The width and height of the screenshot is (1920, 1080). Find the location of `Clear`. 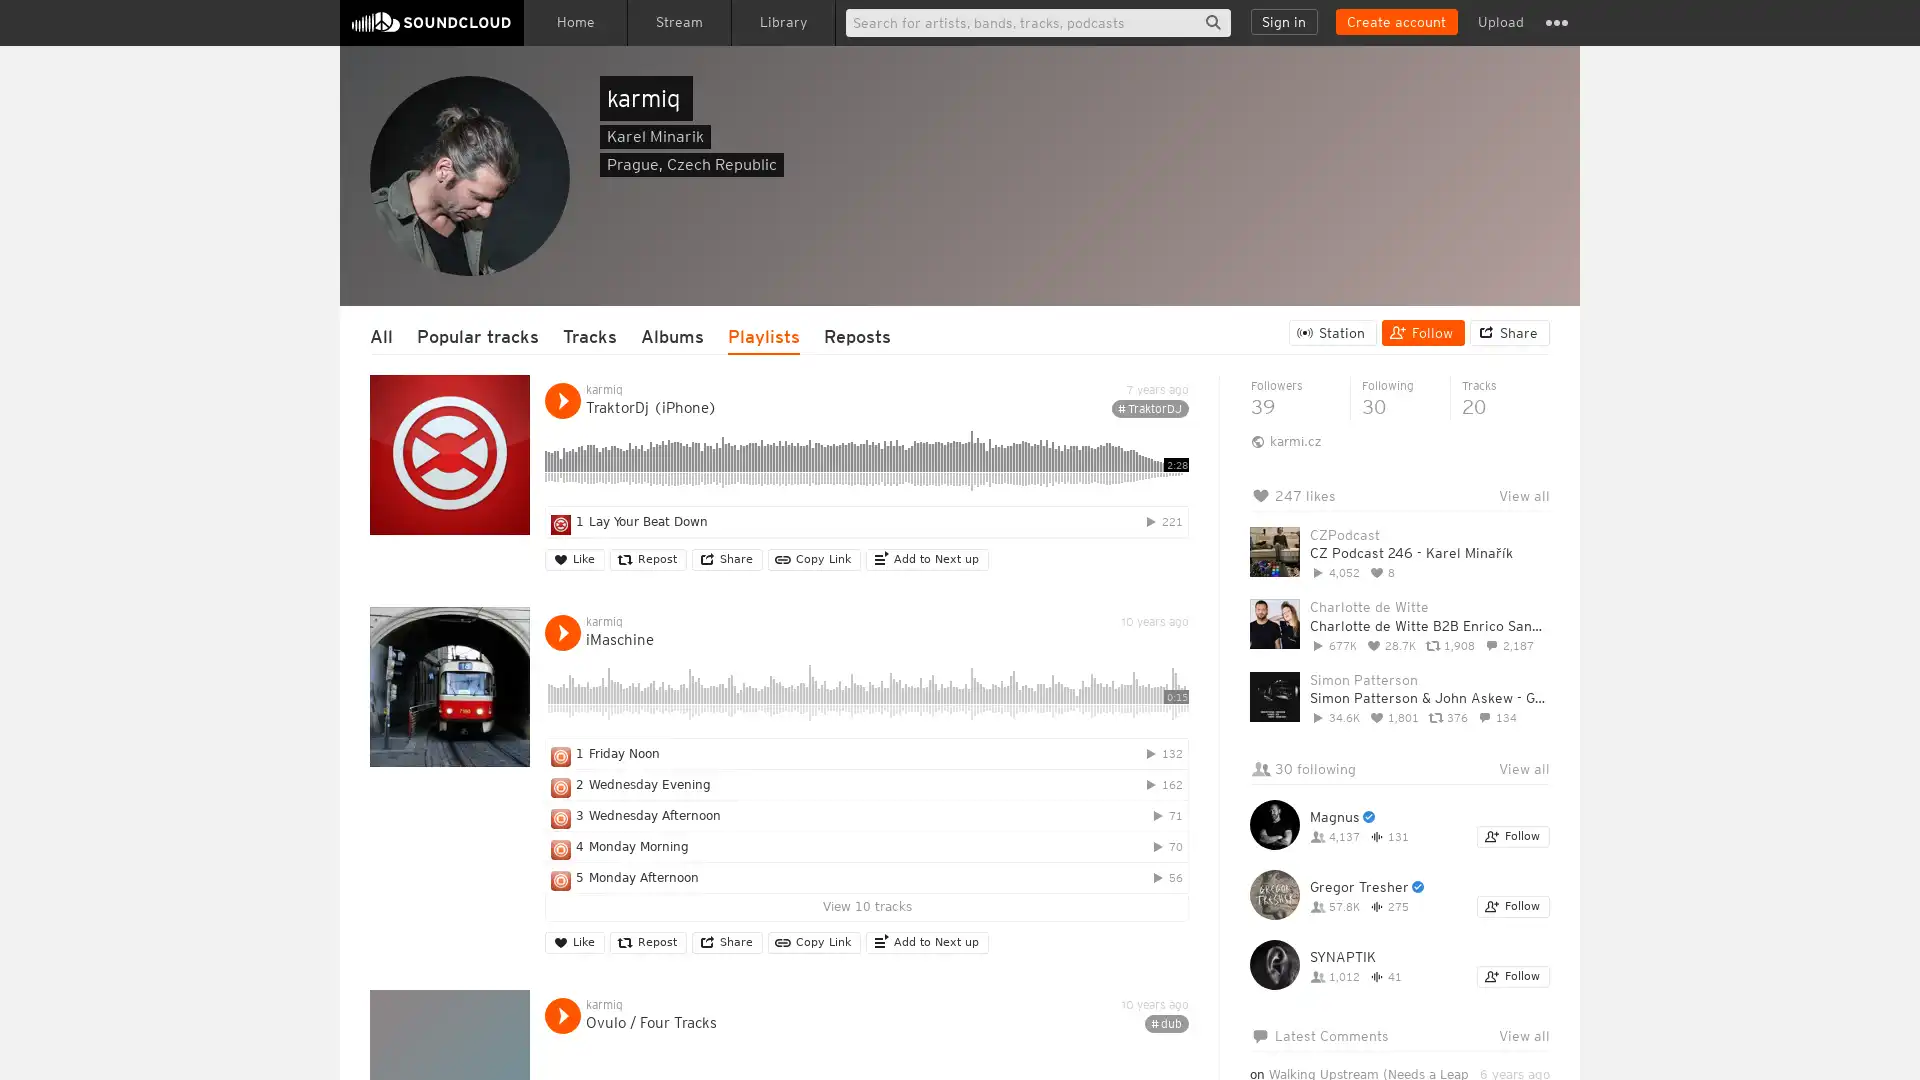

Clear is located at coordinates (1482, 546).